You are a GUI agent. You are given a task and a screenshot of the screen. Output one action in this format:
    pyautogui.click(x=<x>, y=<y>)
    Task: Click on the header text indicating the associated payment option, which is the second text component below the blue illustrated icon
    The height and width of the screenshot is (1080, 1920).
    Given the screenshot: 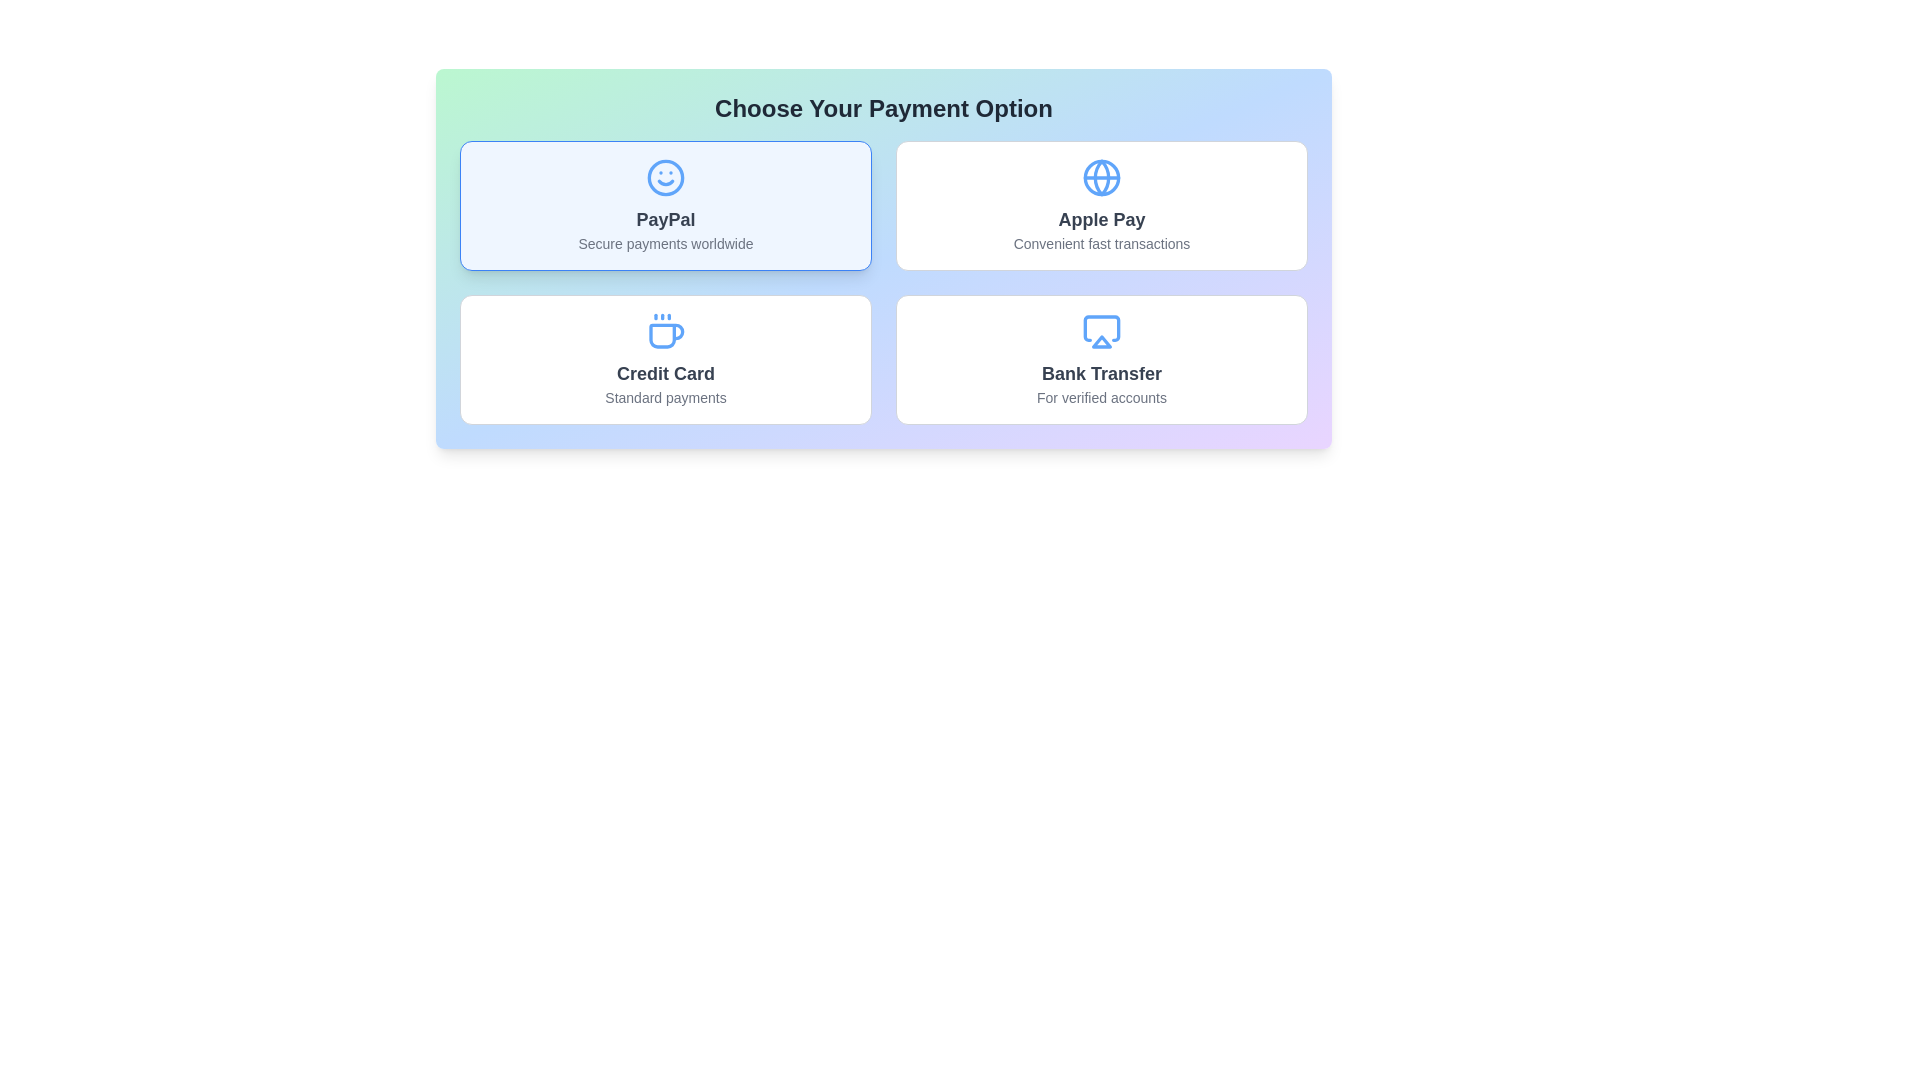 What is the action you would take?
    pyautogui.click(x=1101, y=374)
    